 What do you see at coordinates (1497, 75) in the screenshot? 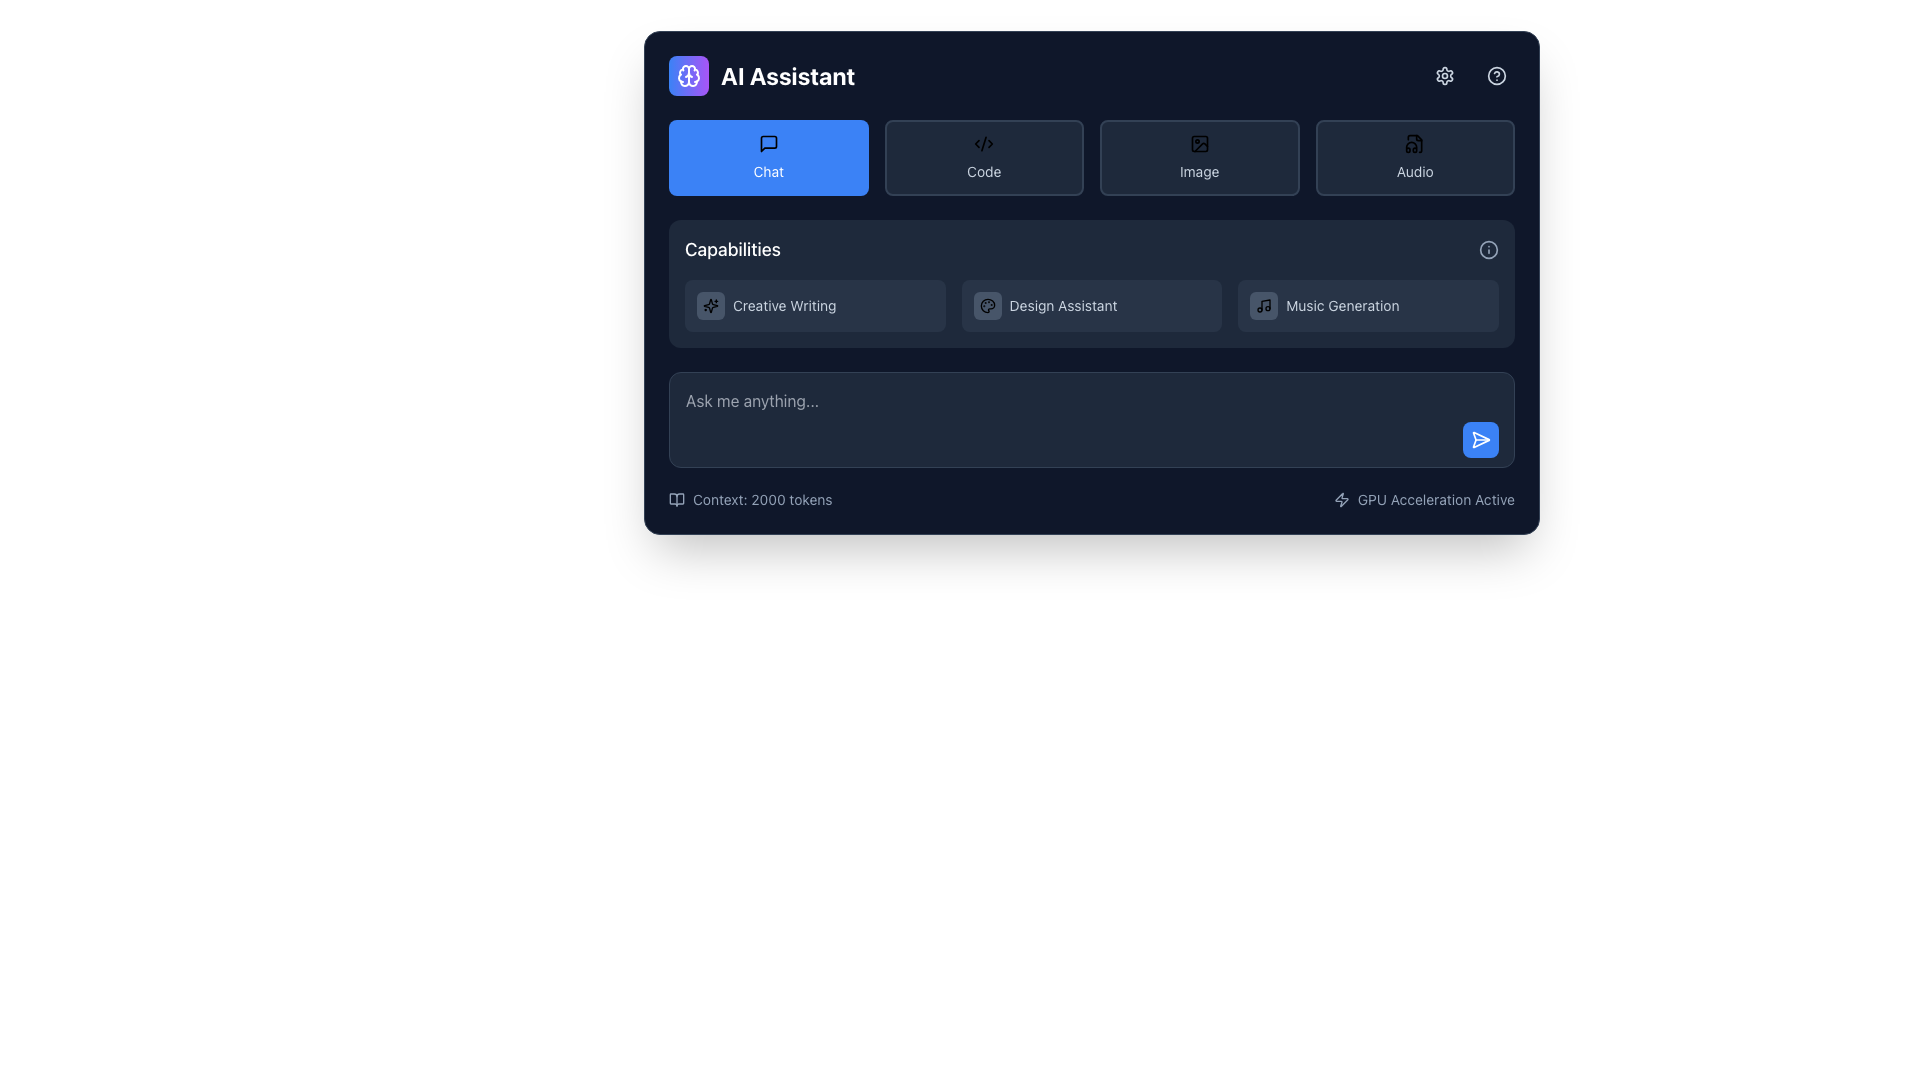
I see `the Interactive help icon, which is a circular icon with a question mark, located at the top-right corner of the application interface` at bounding box center [1497, 75].